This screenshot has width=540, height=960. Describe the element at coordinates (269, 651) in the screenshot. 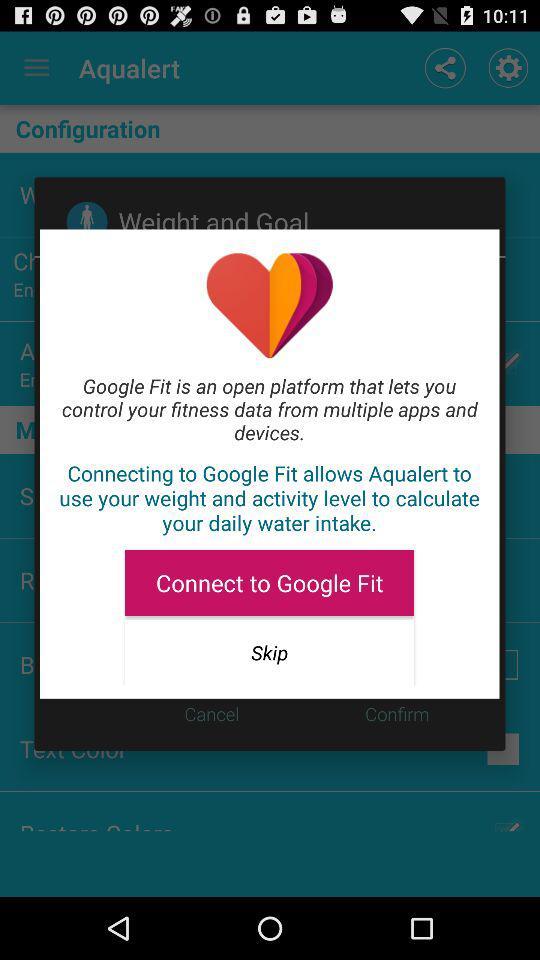

I see `the icon at the bottom` at that location.